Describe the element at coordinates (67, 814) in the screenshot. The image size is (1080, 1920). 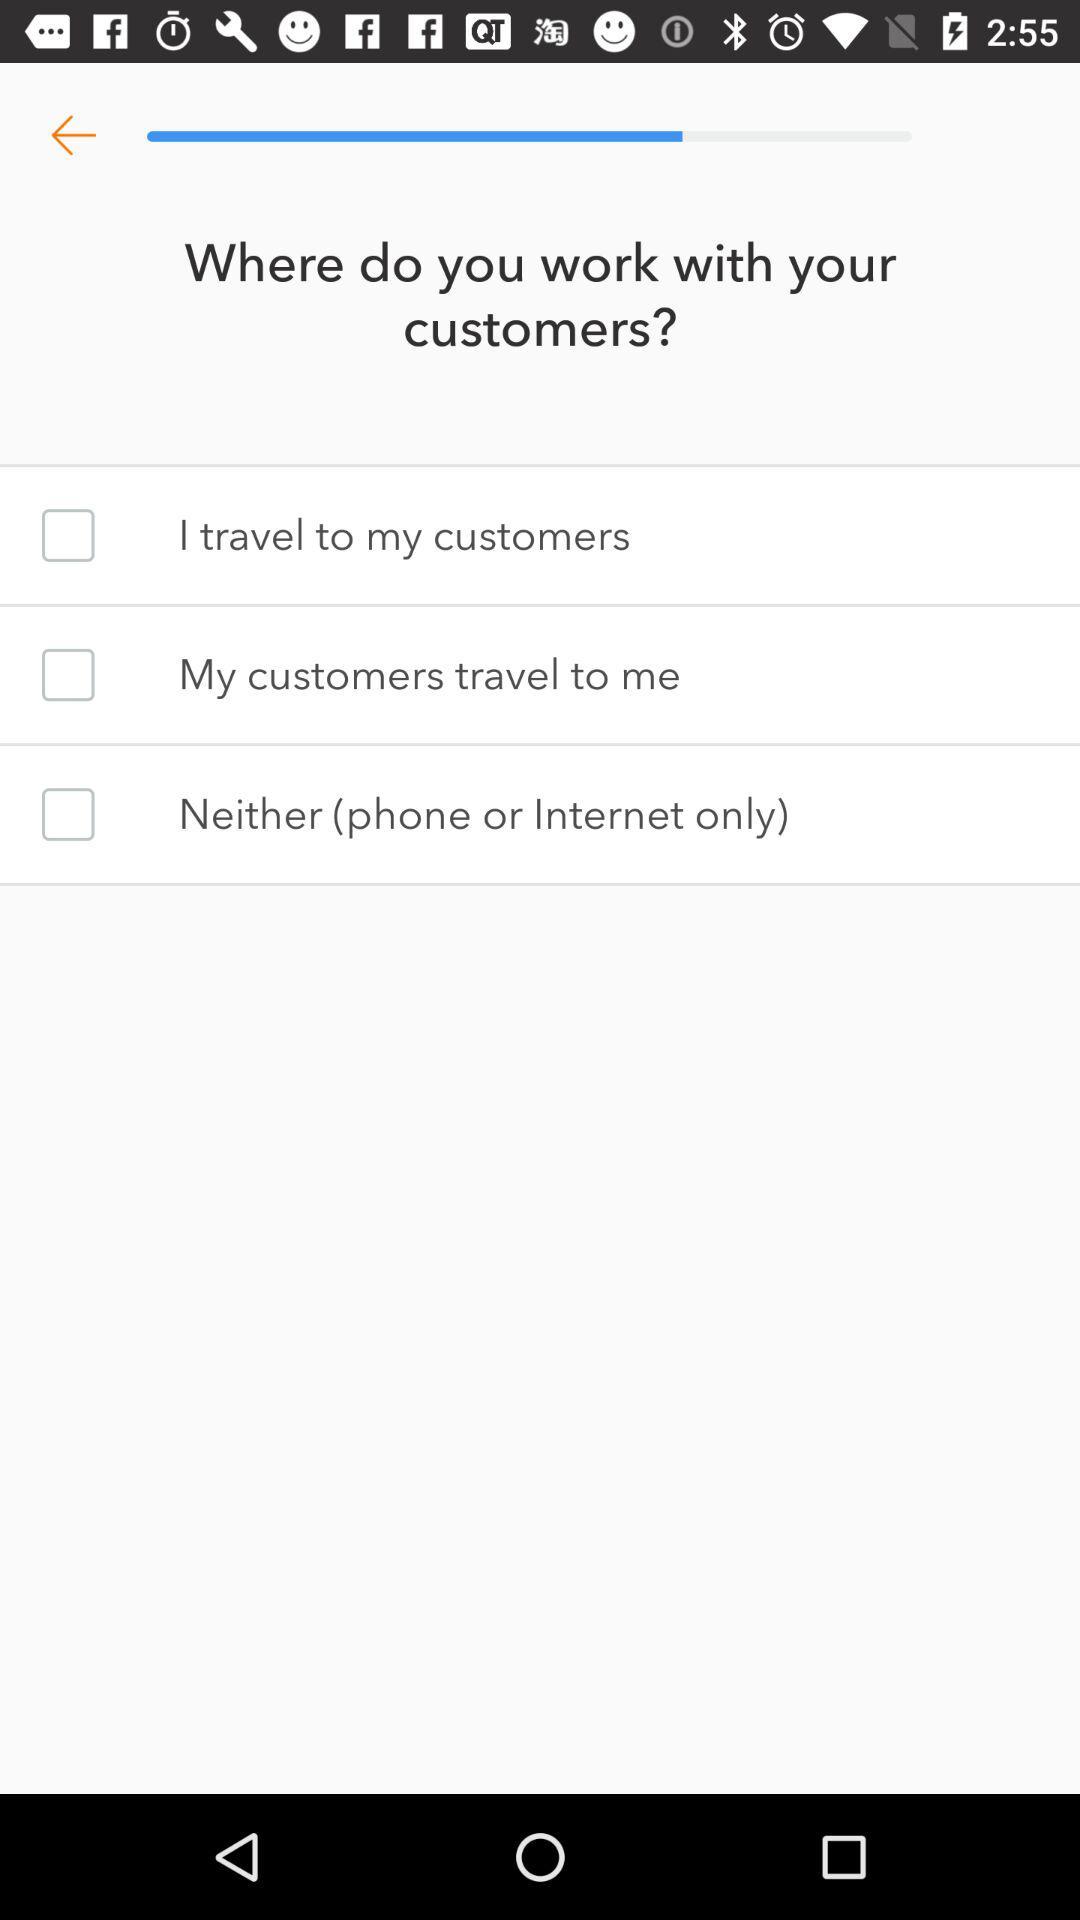
I see `option for neither` at that location.